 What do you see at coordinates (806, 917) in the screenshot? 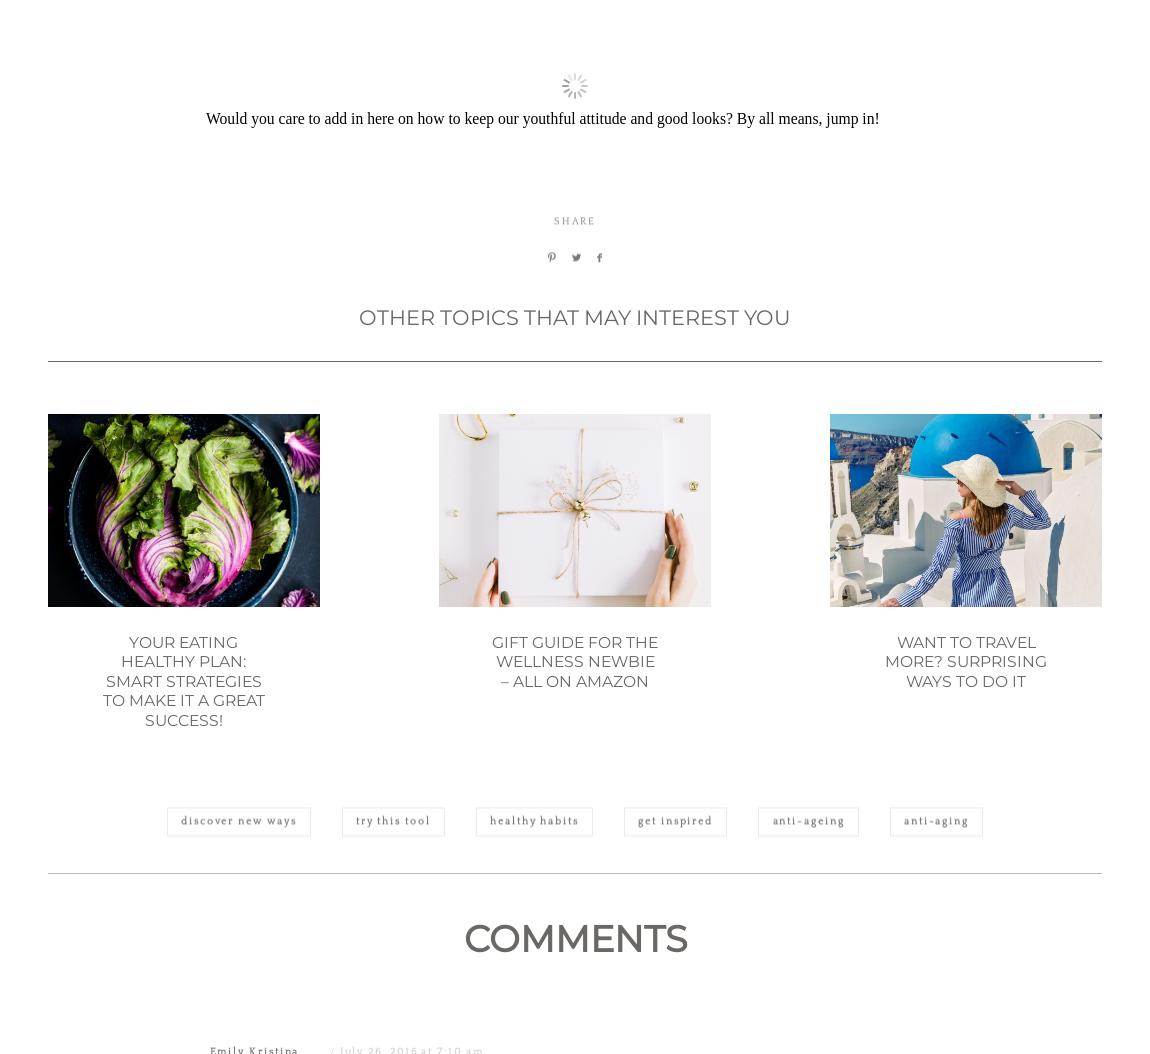
I see `'anti-ageing'` at bounding box center [806, 917].